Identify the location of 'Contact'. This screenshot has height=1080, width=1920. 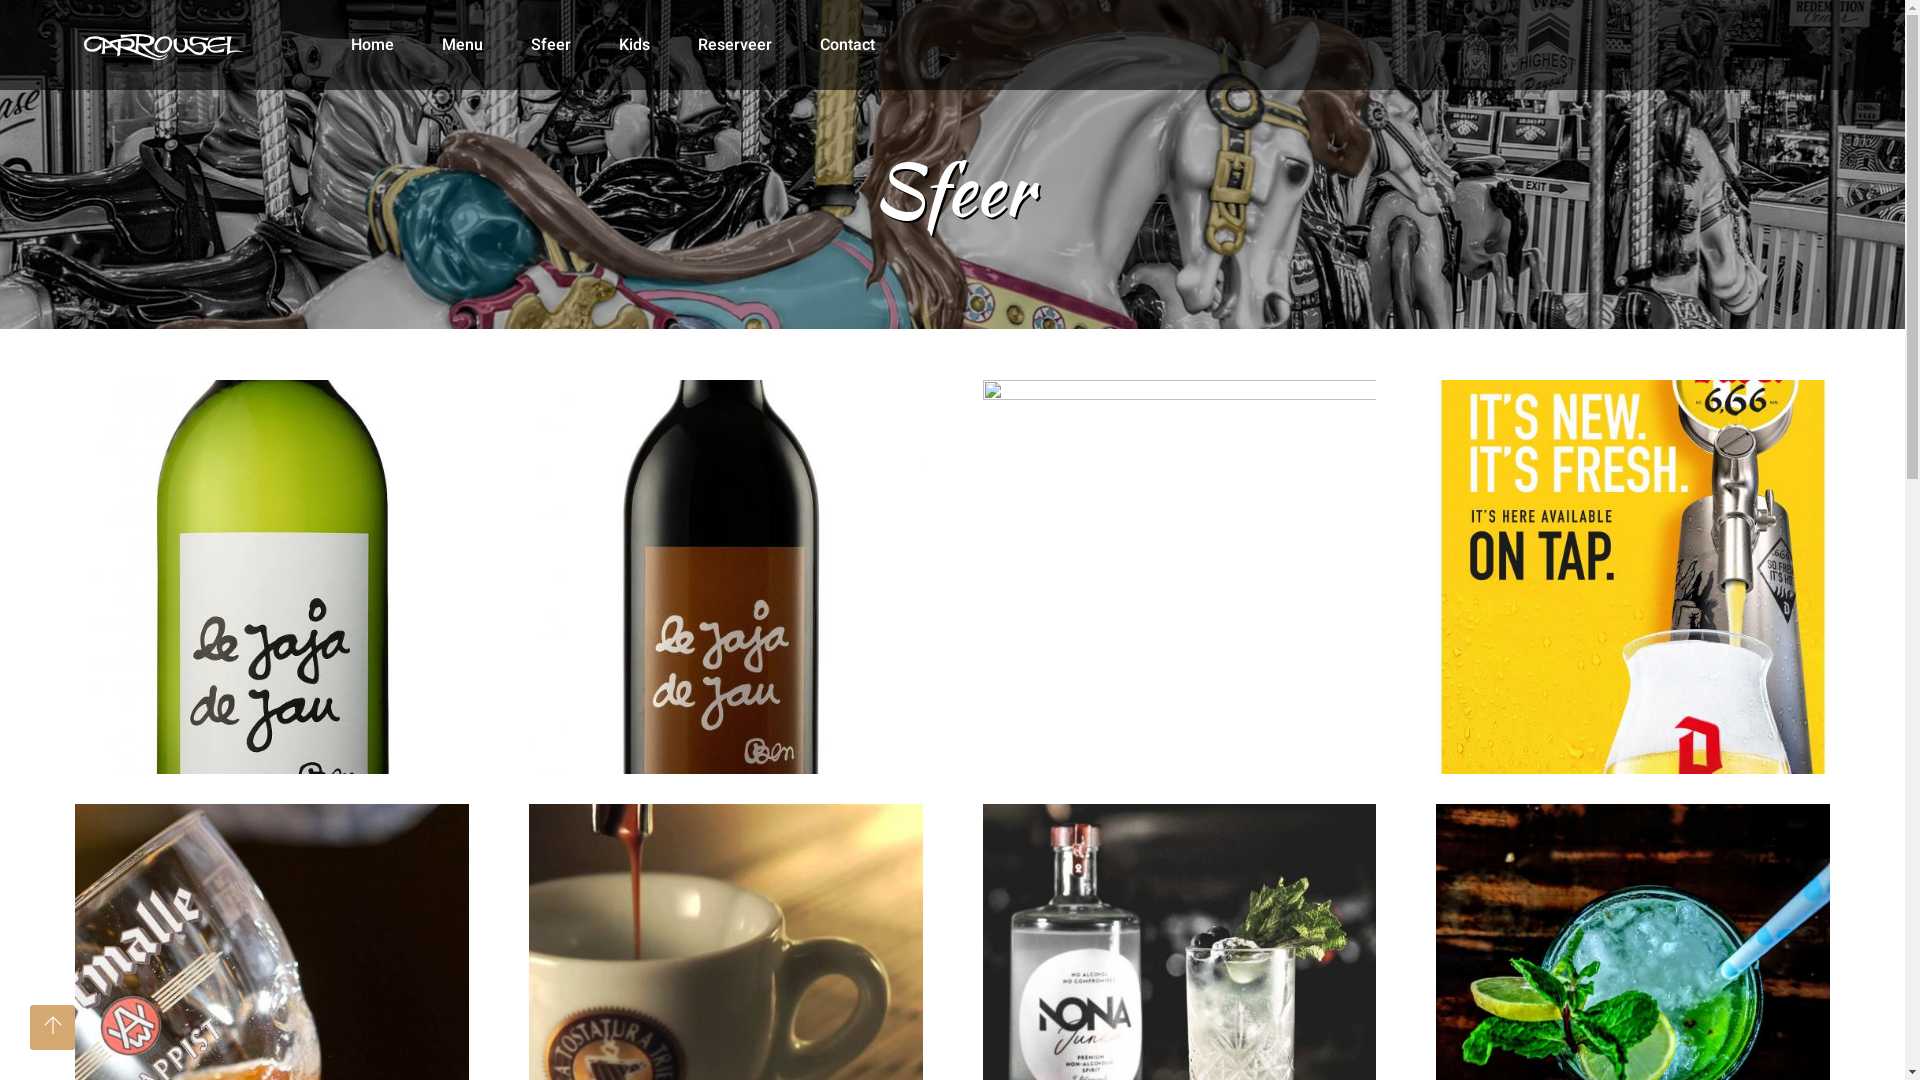
(847, 45).